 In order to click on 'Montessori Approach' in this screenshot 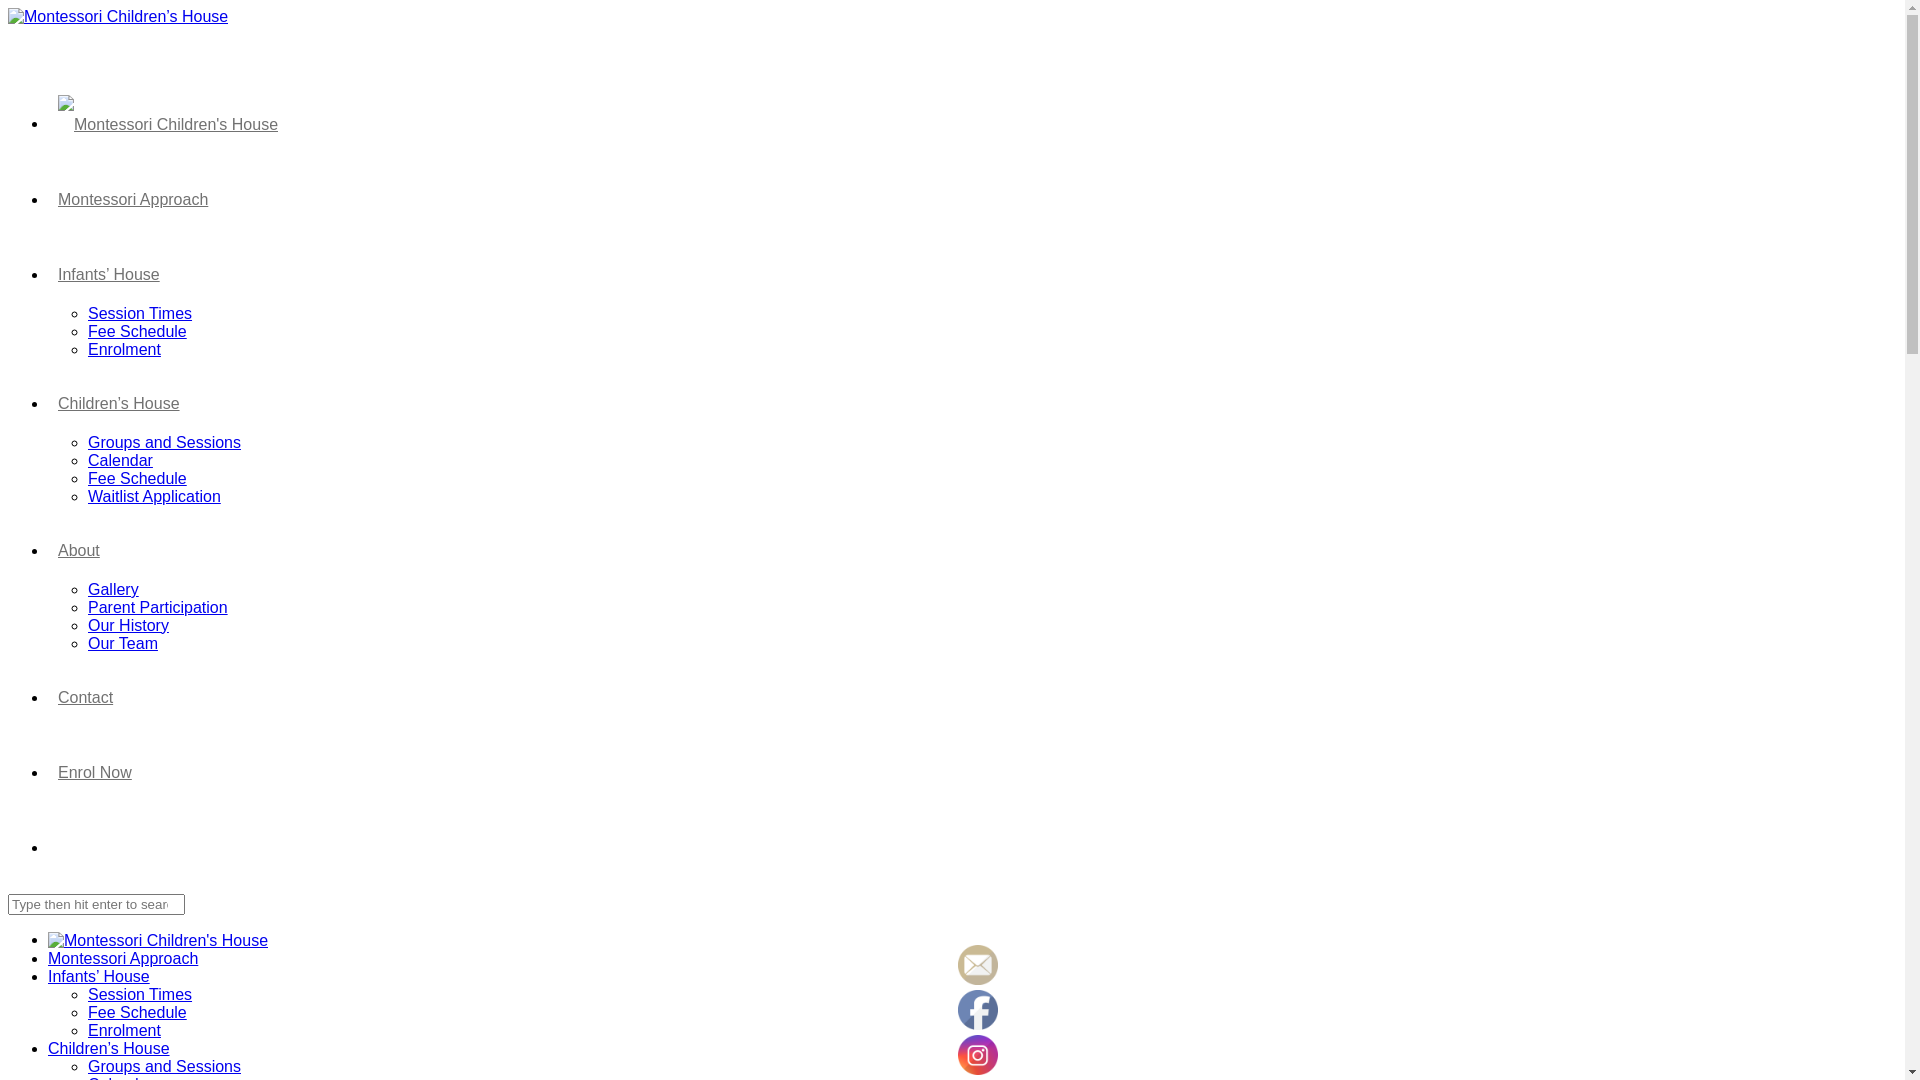, I will do `click(132, 197)`.